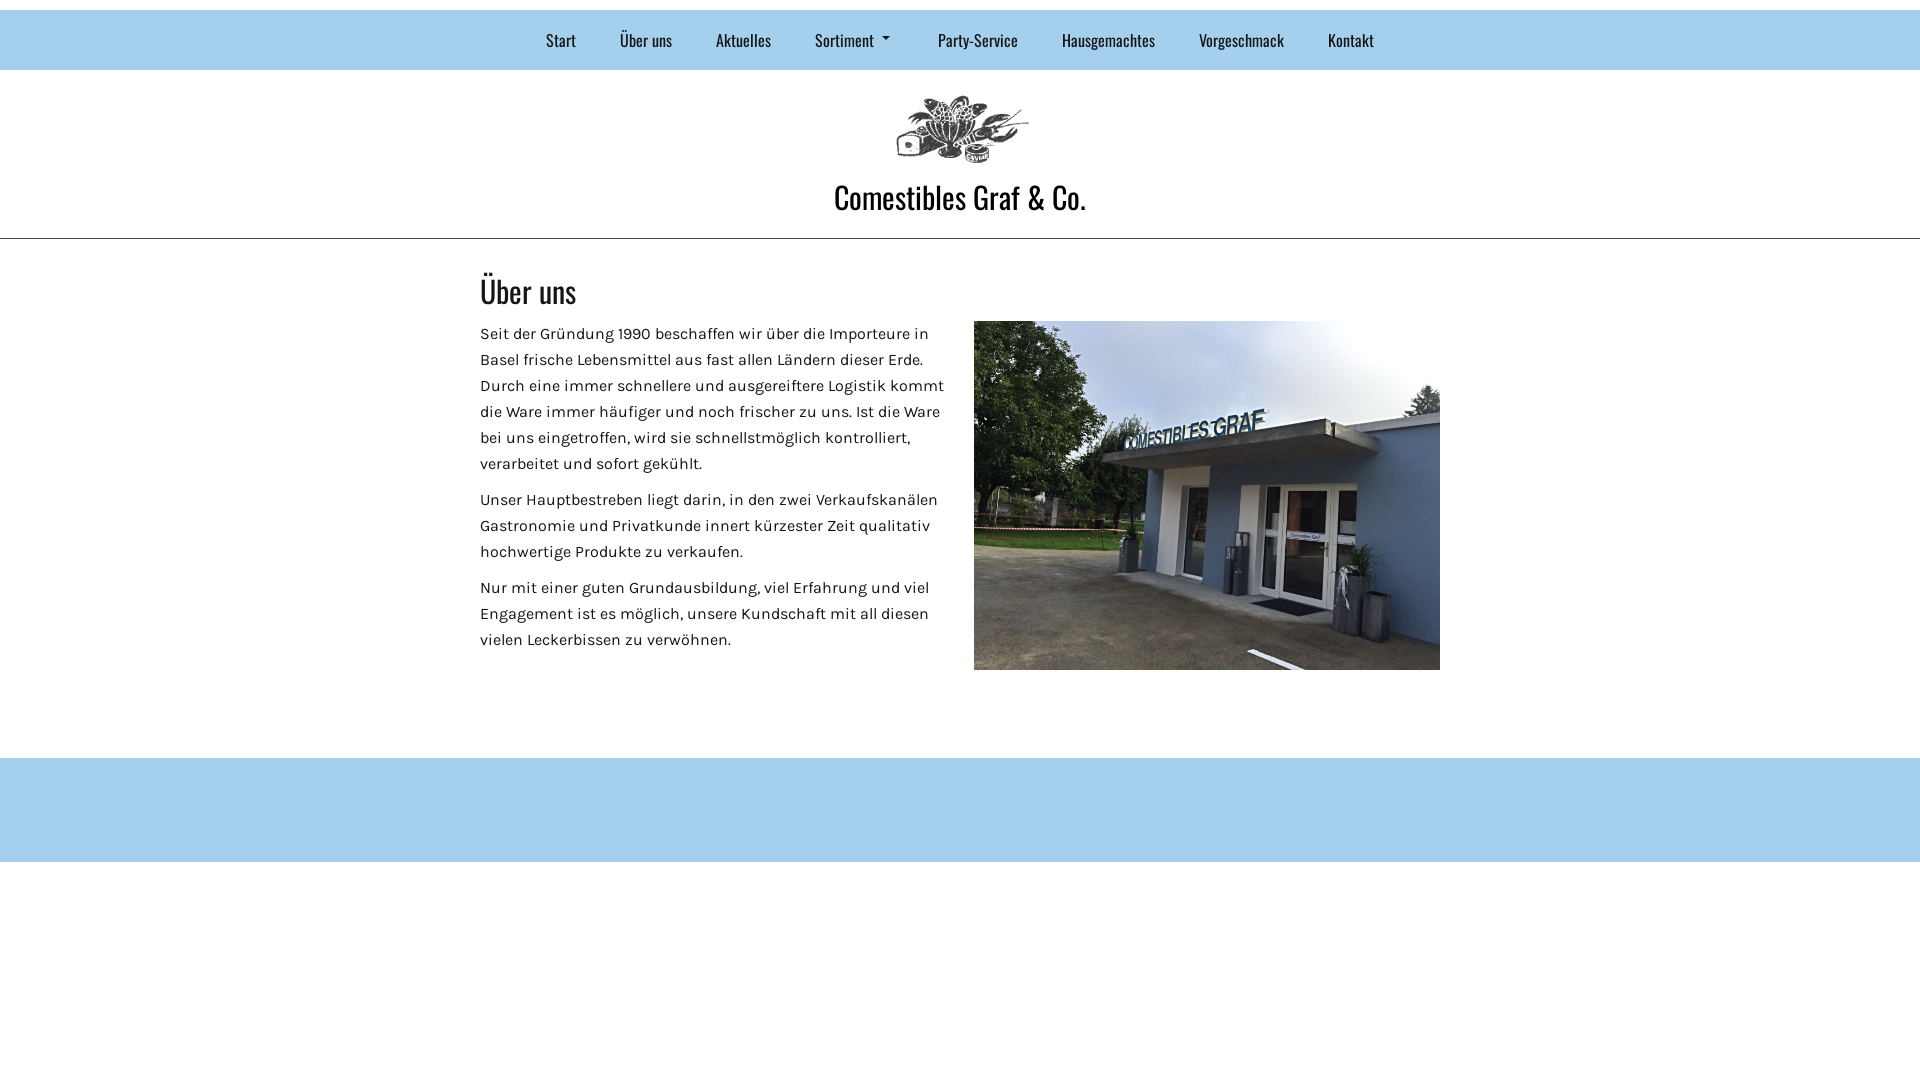 The height and width of the screenshot is (1080, 1920). Describe the element at coordinates (696, 39) in the screenshot. I see `'Aktuelles'` at that location.